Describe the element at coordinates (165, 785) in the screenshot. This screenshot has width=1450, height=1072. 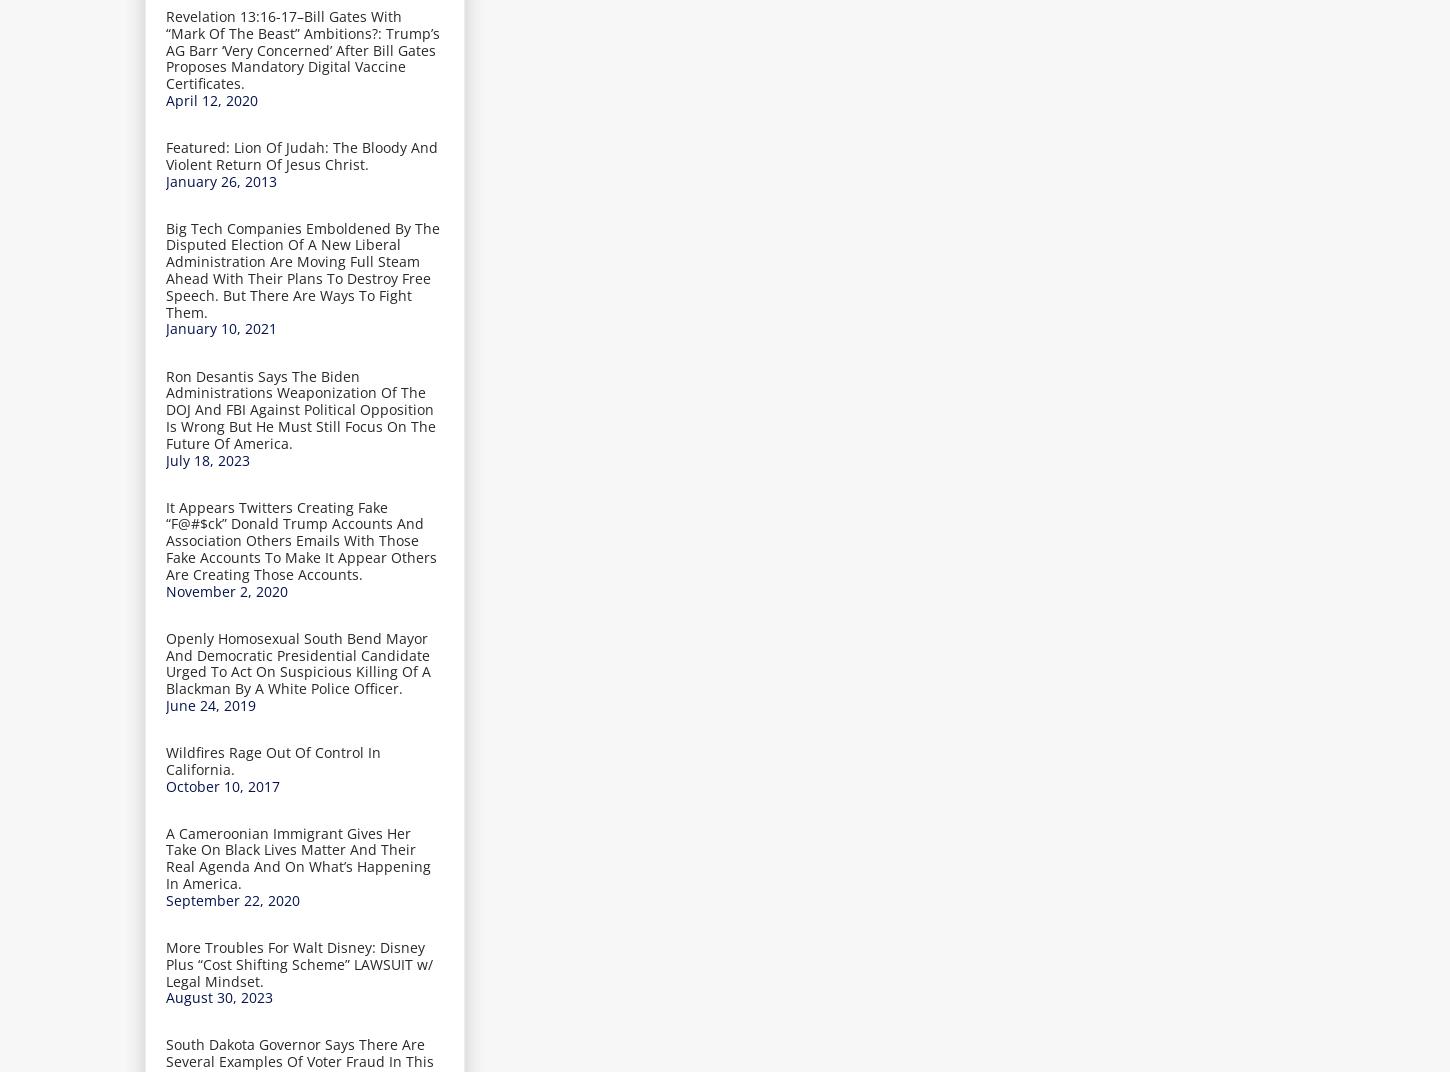
I see `'October 10, 2017'` at that location.